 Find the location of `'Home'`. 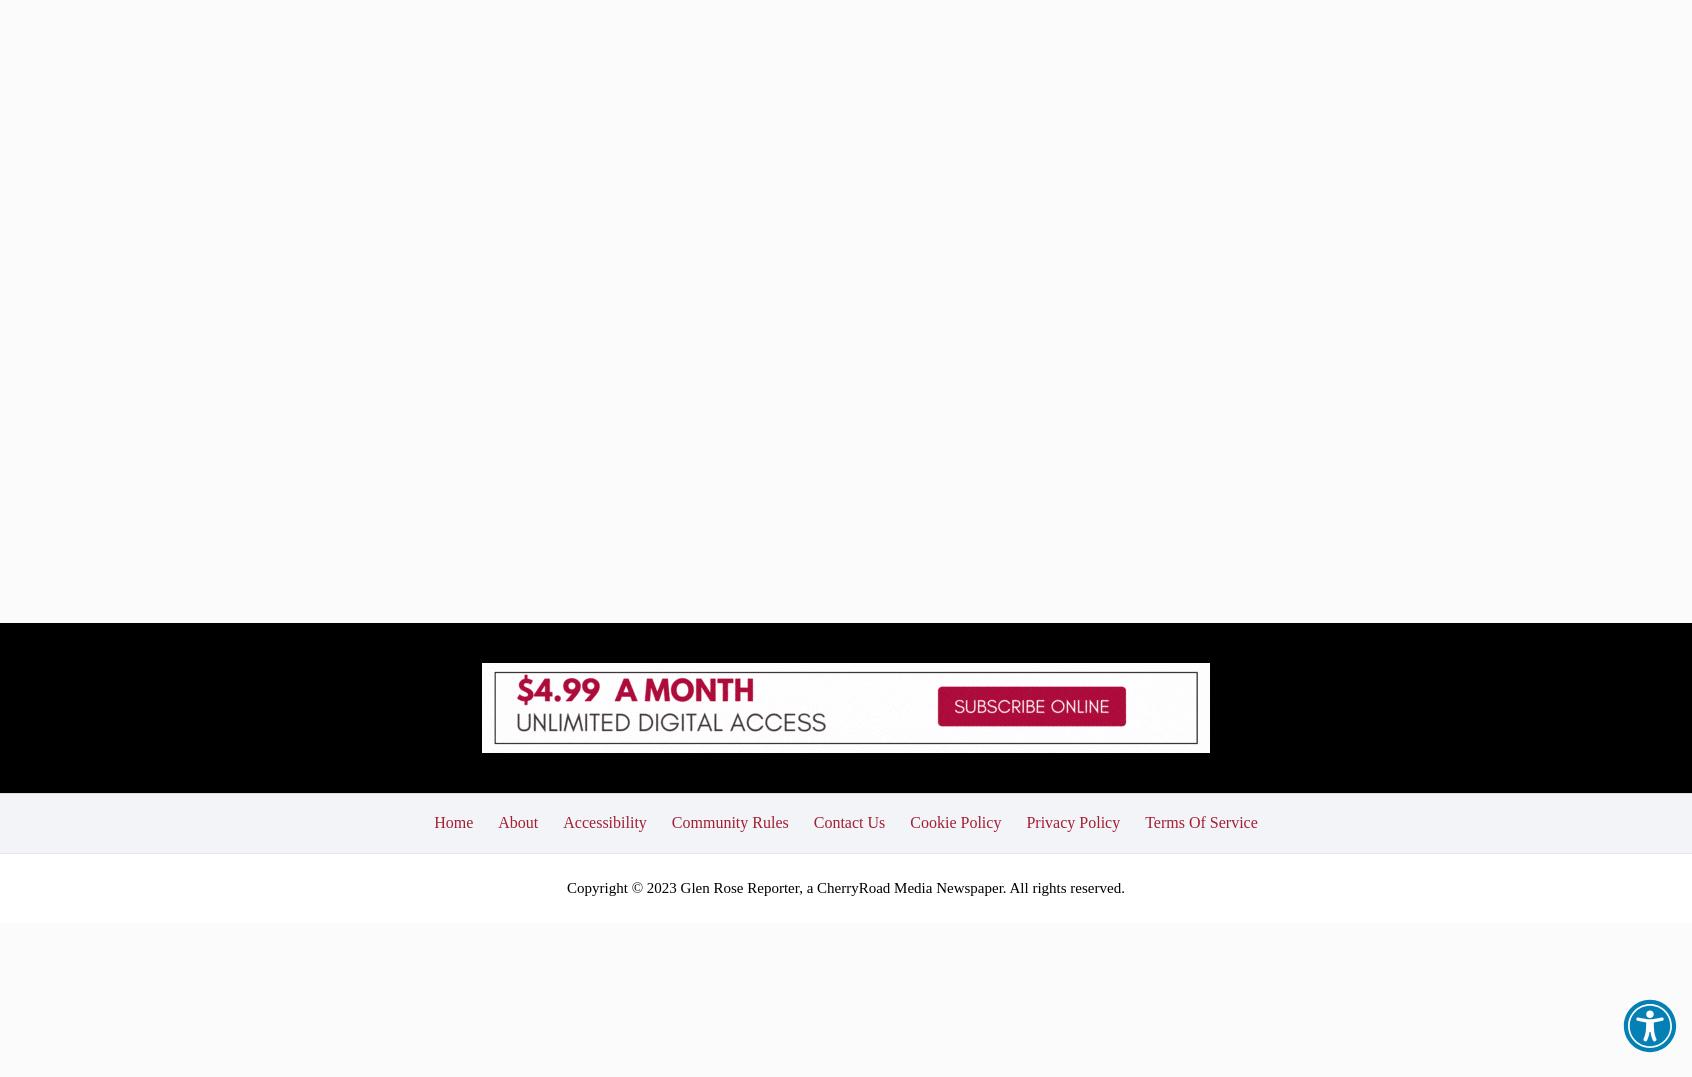

'Home' is located at coordinates (452, 674).